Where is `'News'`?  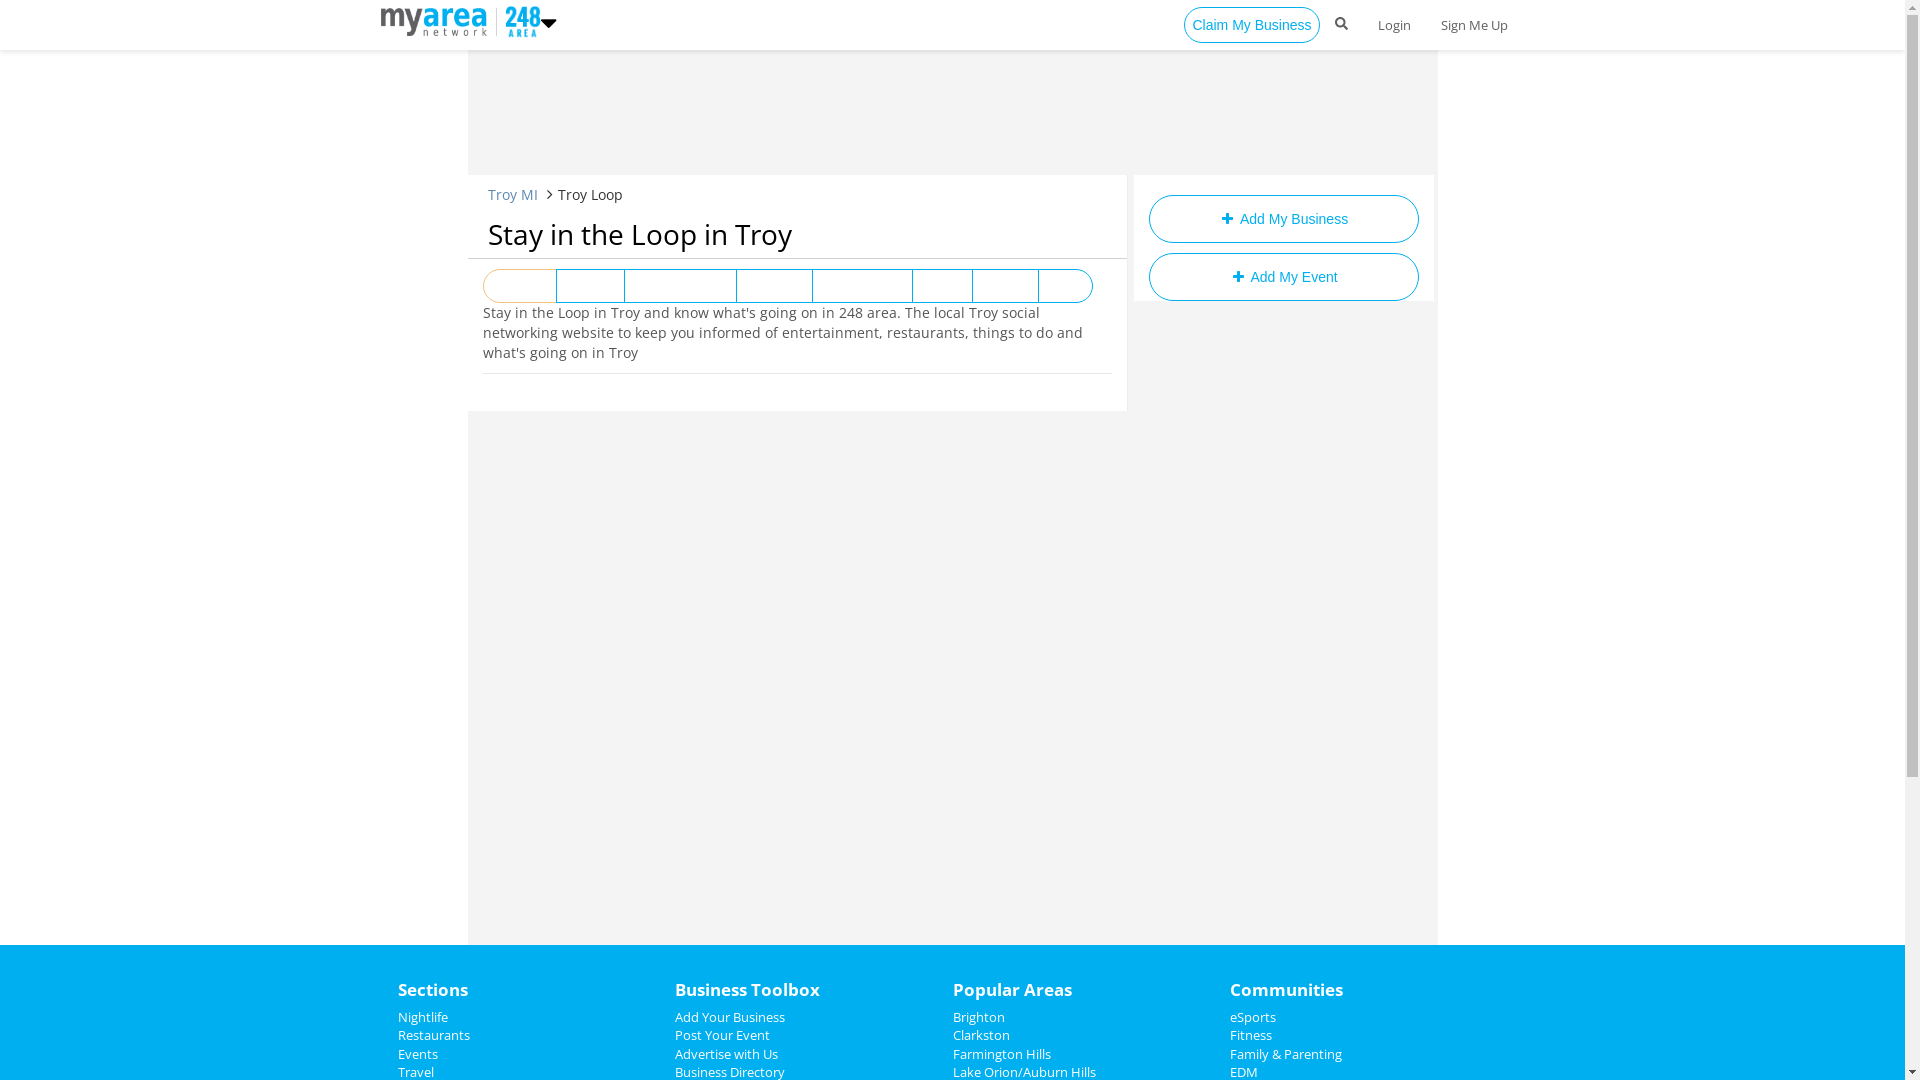 'News' is located at coordinates (941, 285).